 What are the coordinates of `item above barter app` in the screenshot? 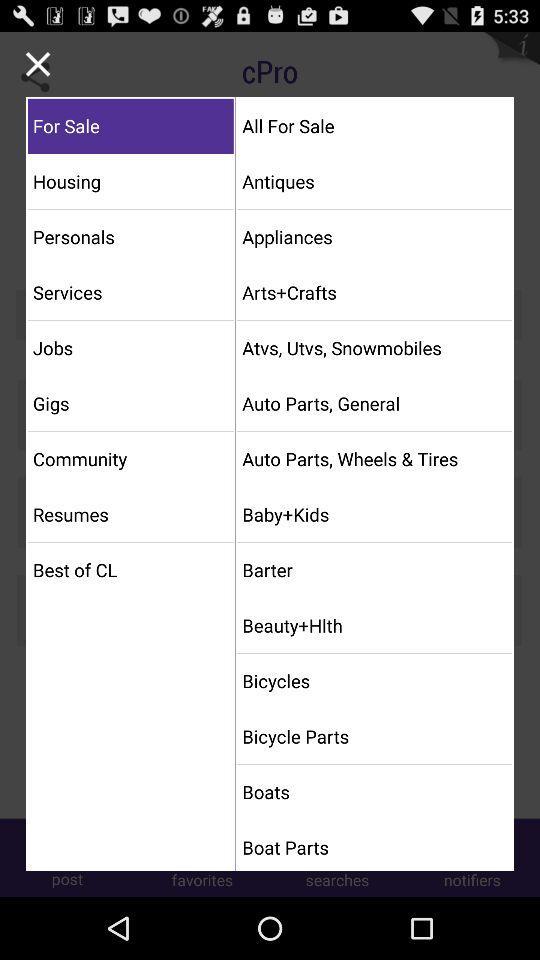 It's located at (374, 513).